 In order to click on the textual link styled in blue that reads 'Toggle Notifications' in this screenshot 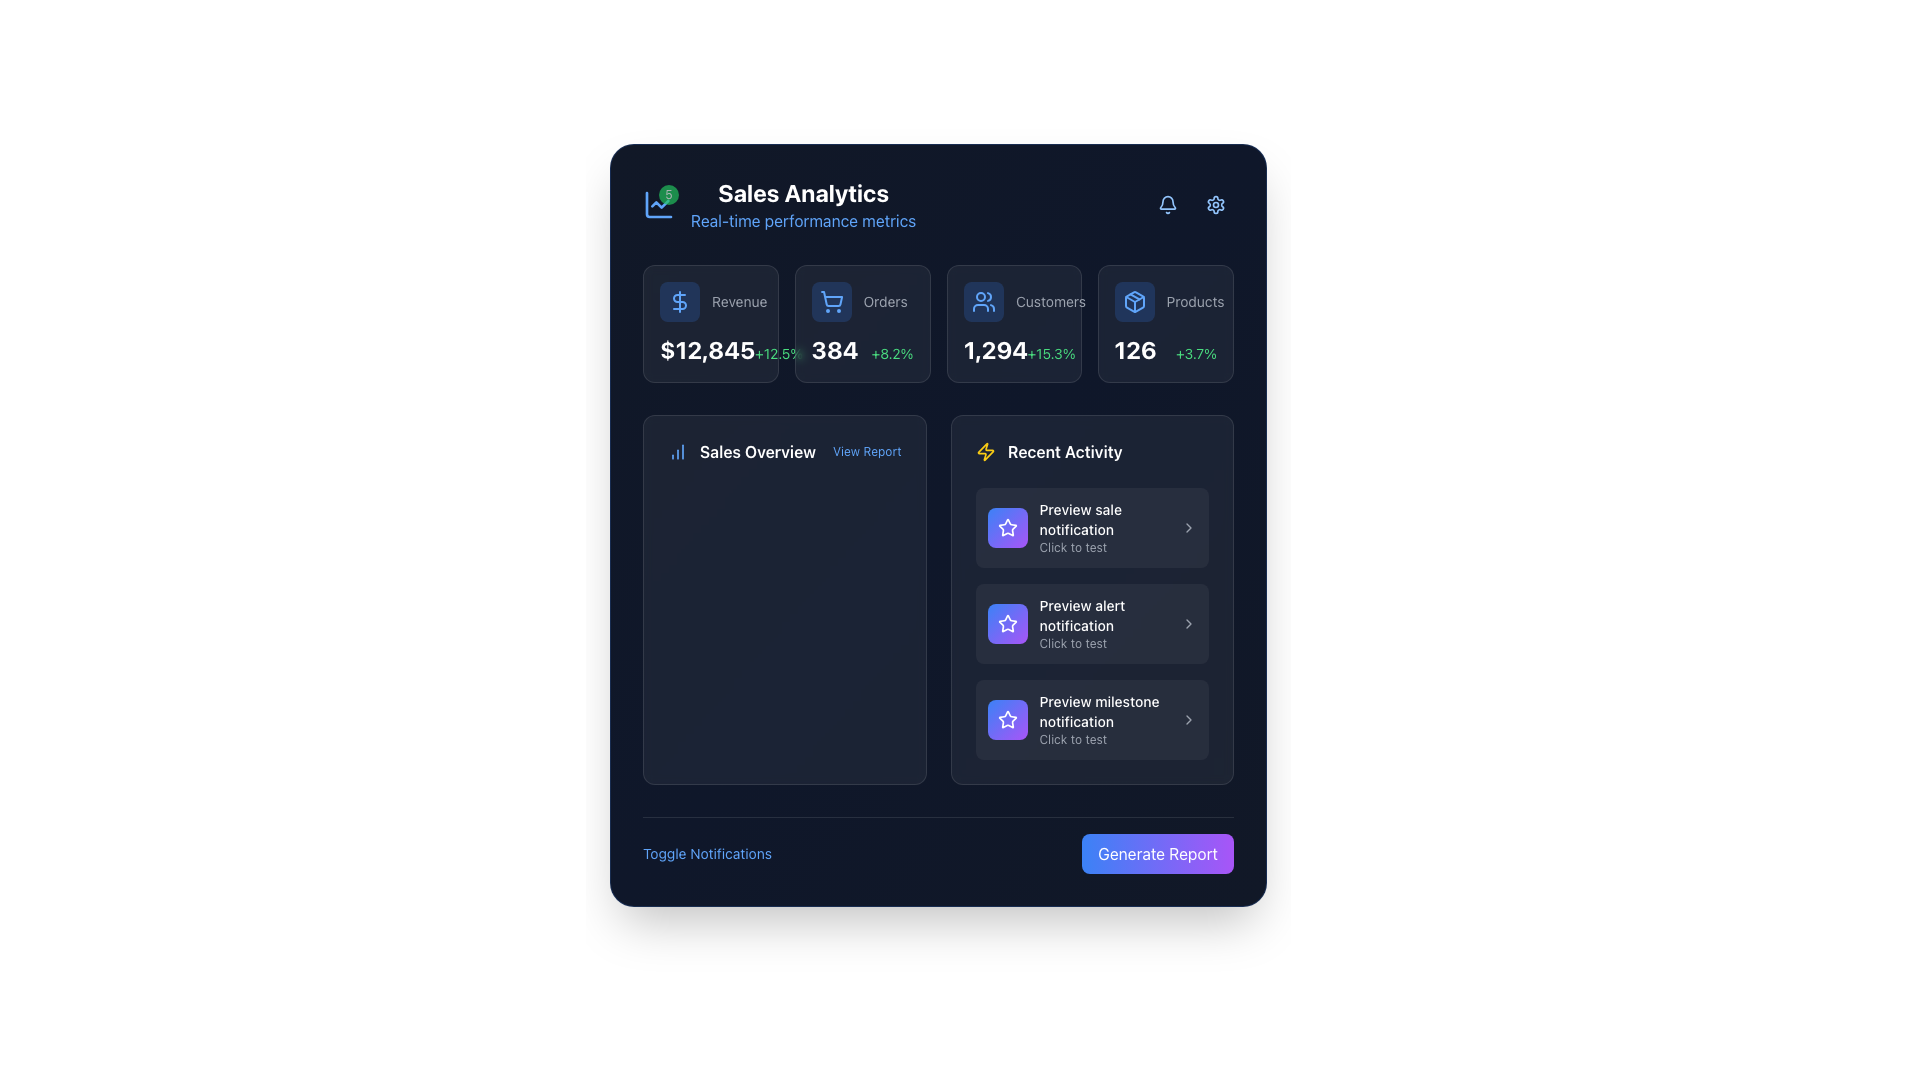, I will do `click(707, 853)`.